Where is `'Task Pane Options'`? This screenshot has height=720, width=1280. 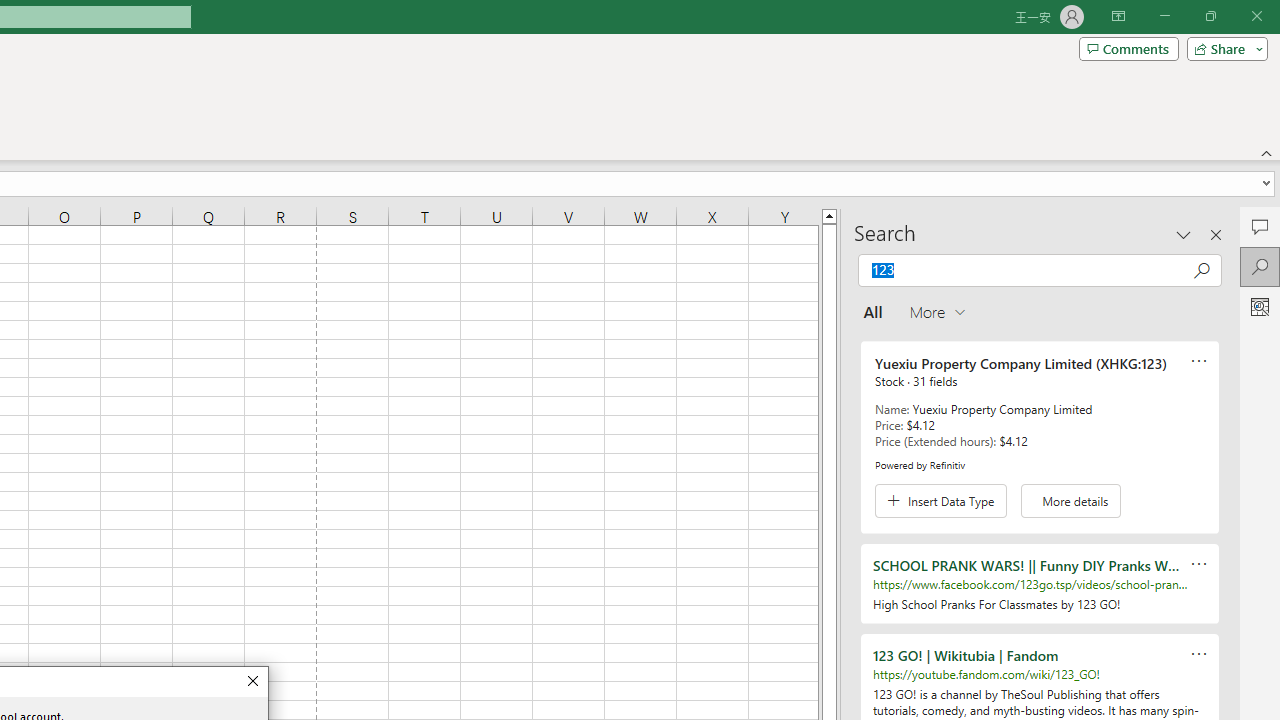 'Task Pane Options' is located at coordinates (1184, 234).